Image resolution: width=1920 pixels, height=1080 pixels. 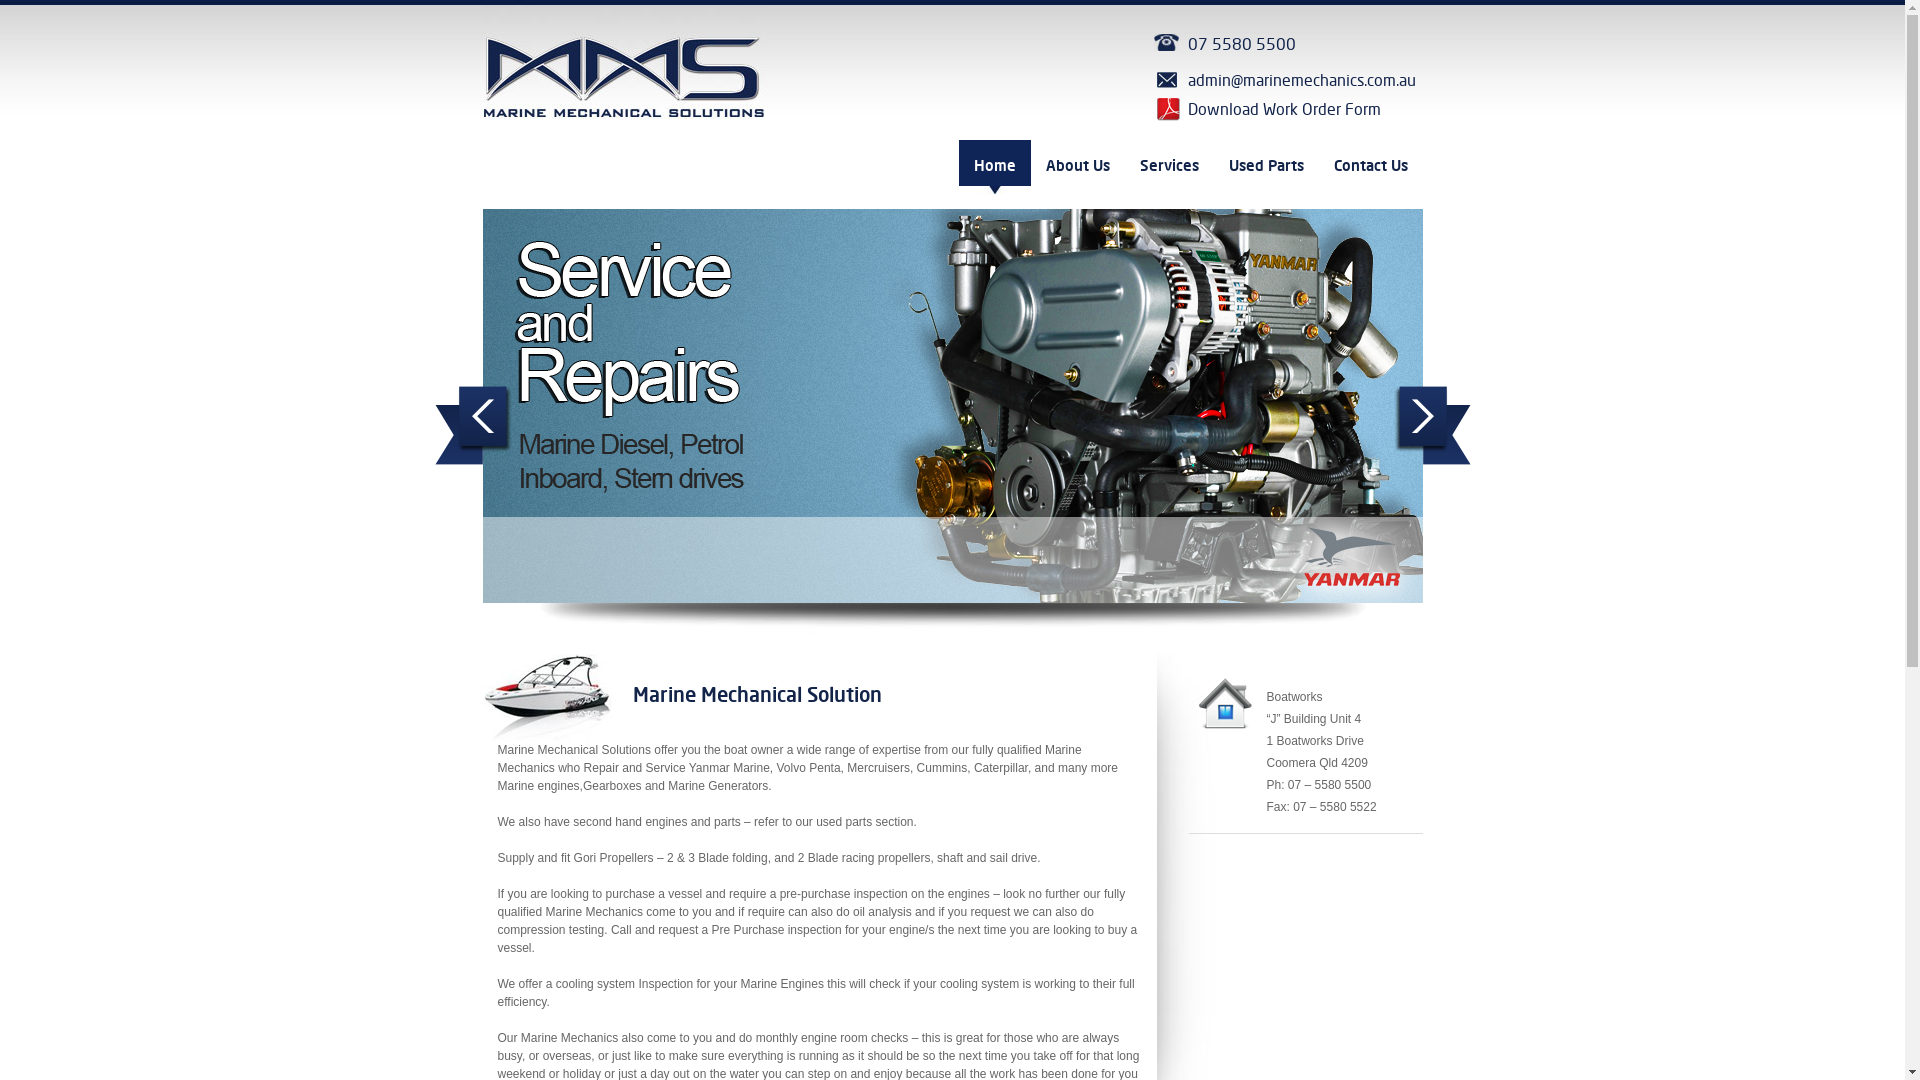 What do you see at coordinates (1286, 80) in the screenshot?
I see `'admin@marinemechanics.com.au'` at bounding box center [1286, 80].